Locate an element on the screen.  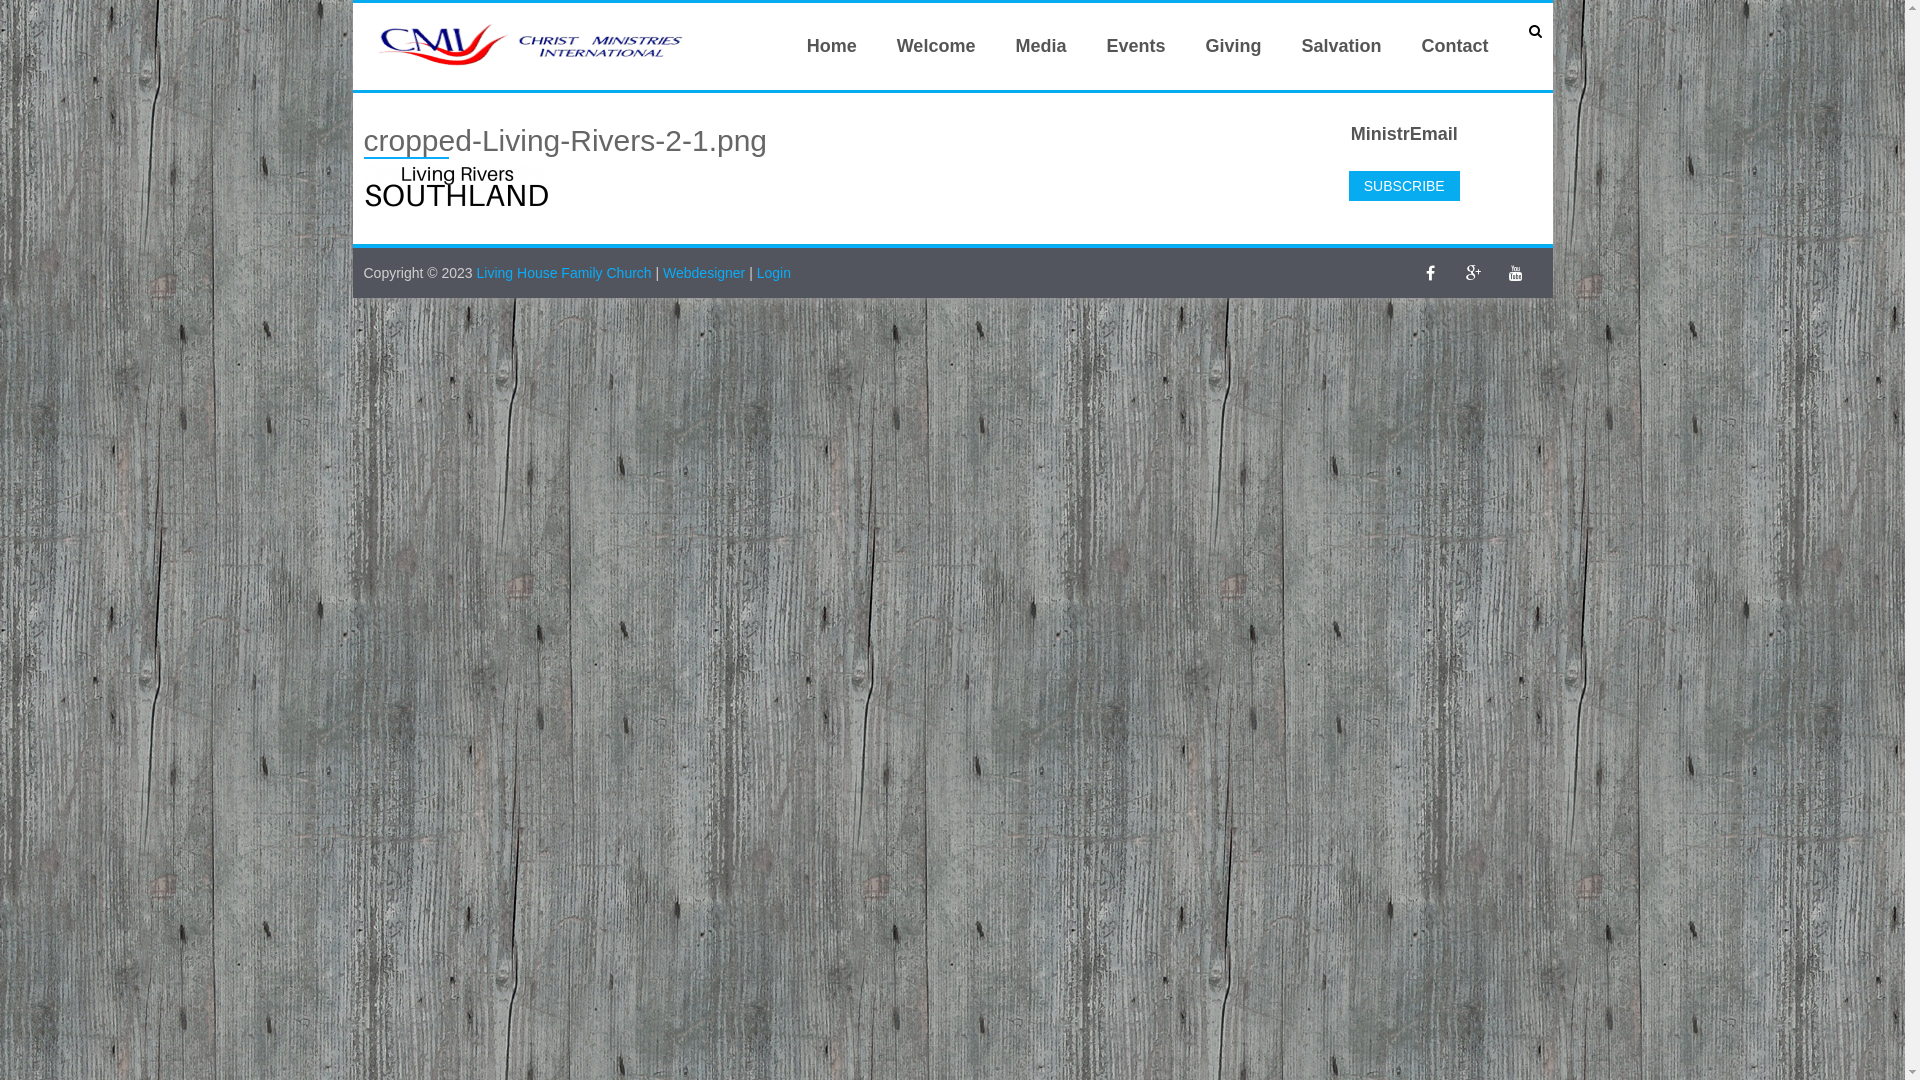
'Welcome' is located at coordinates (935, 45).